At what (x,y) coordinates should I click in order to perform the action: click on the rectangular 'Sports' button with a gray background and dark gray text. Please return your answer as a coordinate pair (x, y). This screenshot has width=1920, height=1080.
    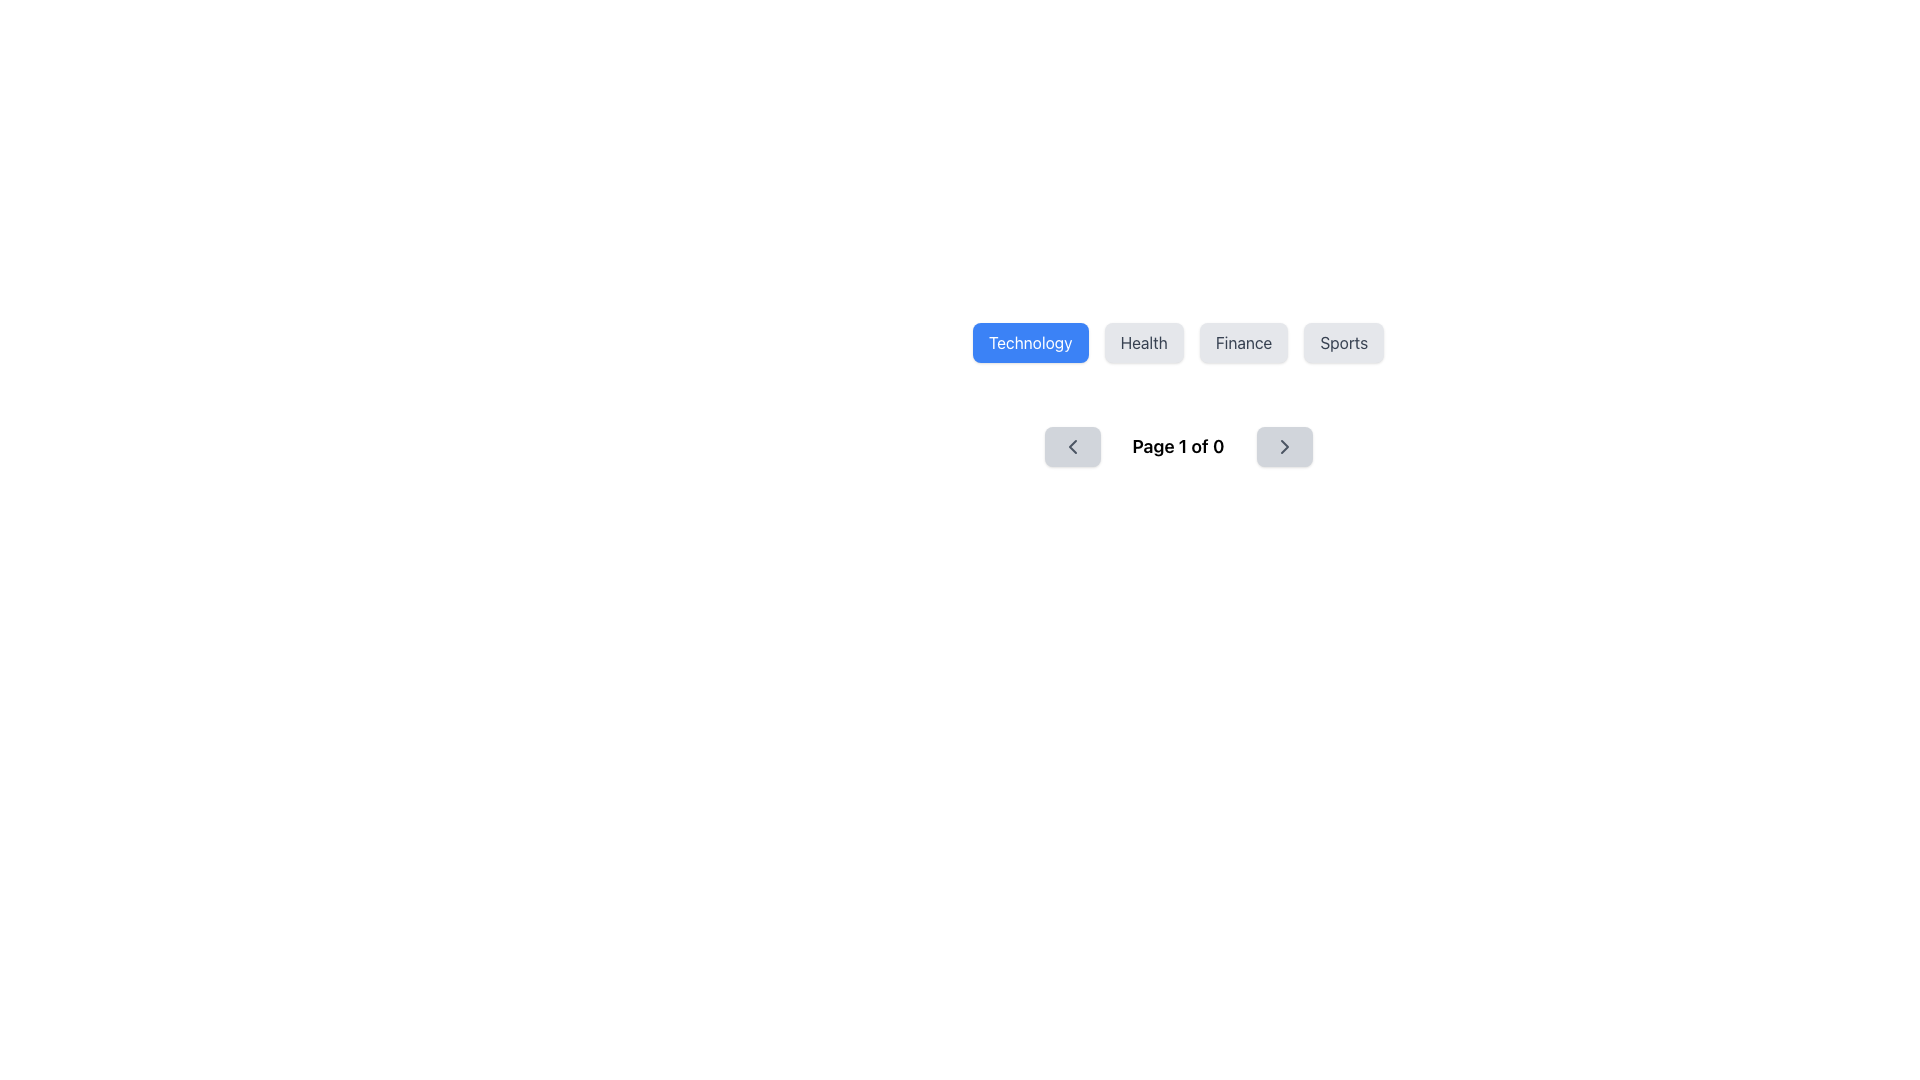
    Looking at the image, I should click on (1344, 342).